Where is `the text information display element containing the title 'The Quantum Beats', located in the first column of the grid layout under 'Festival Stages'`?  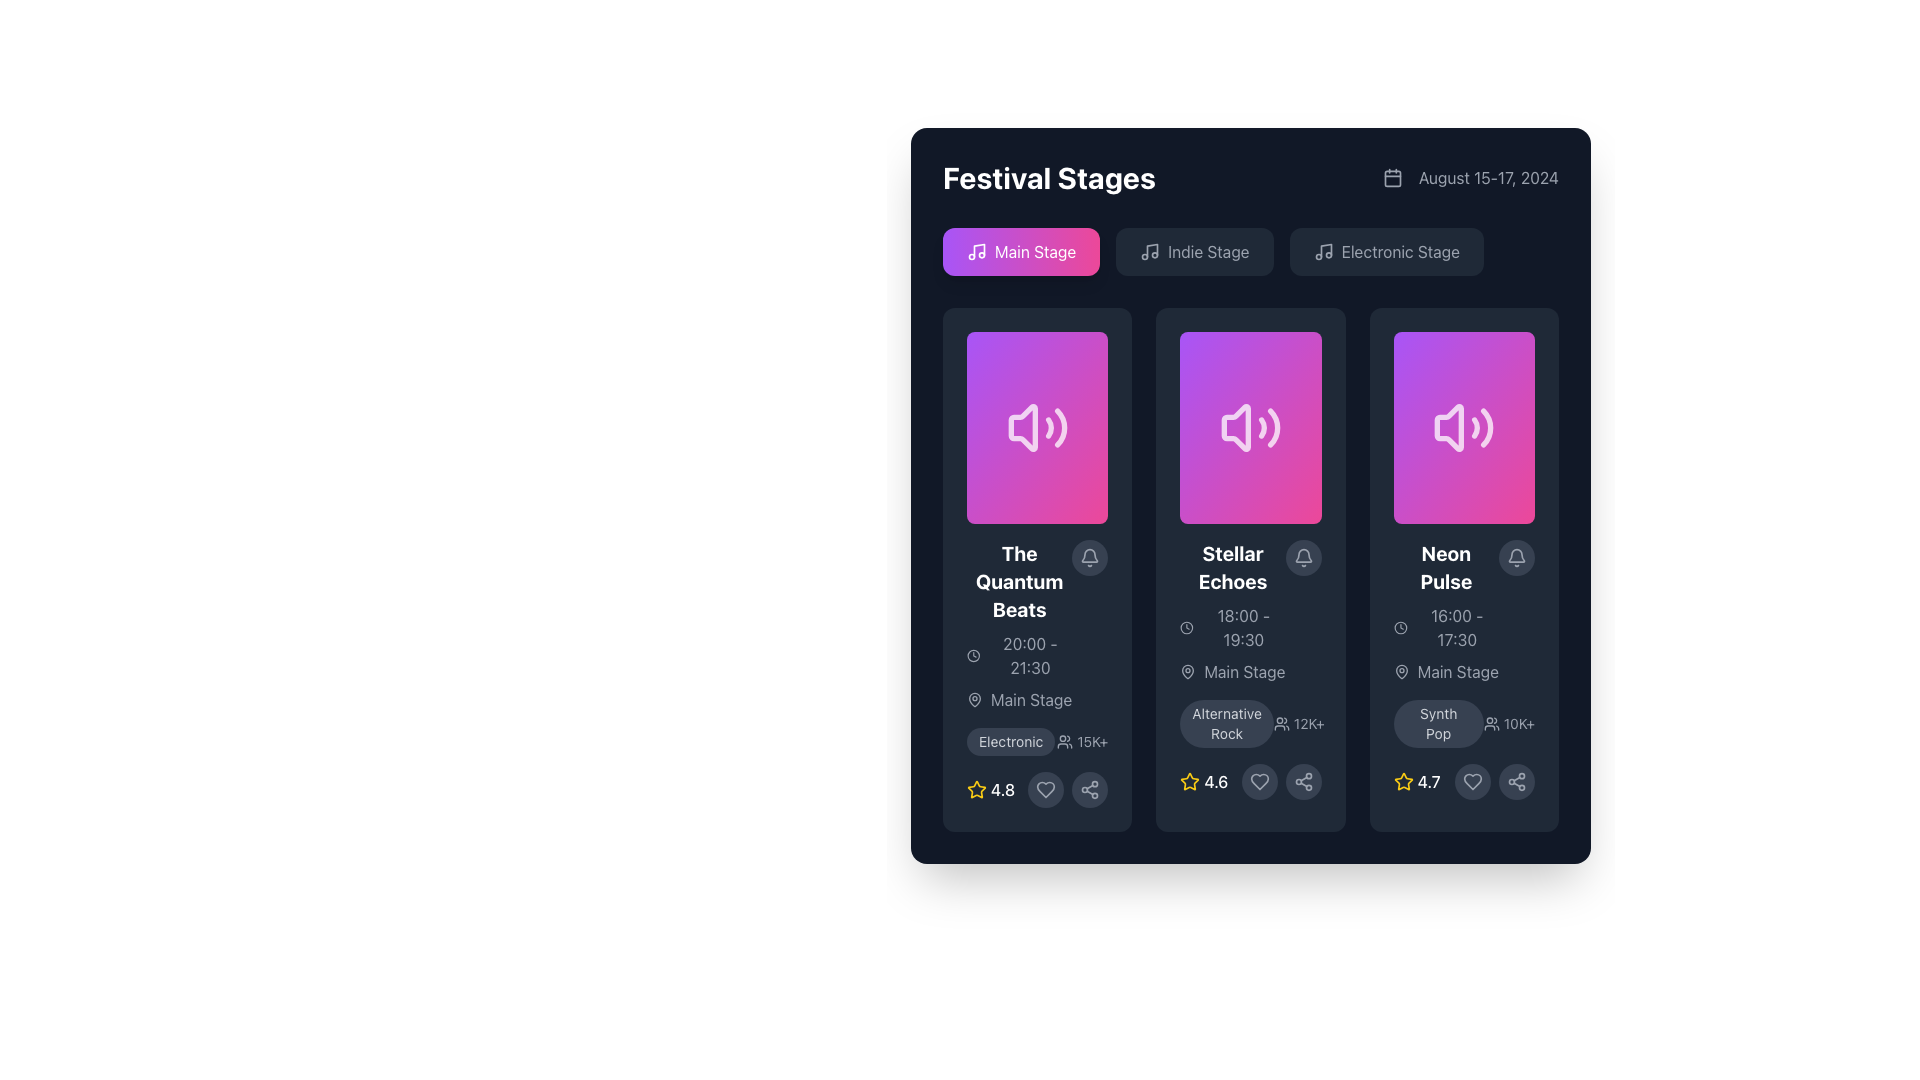 the text information display element containing the title 'The Quantum Beats', located in the first column of the grid layout under 'Festival Stages' is located at coordinates (1037, 624).